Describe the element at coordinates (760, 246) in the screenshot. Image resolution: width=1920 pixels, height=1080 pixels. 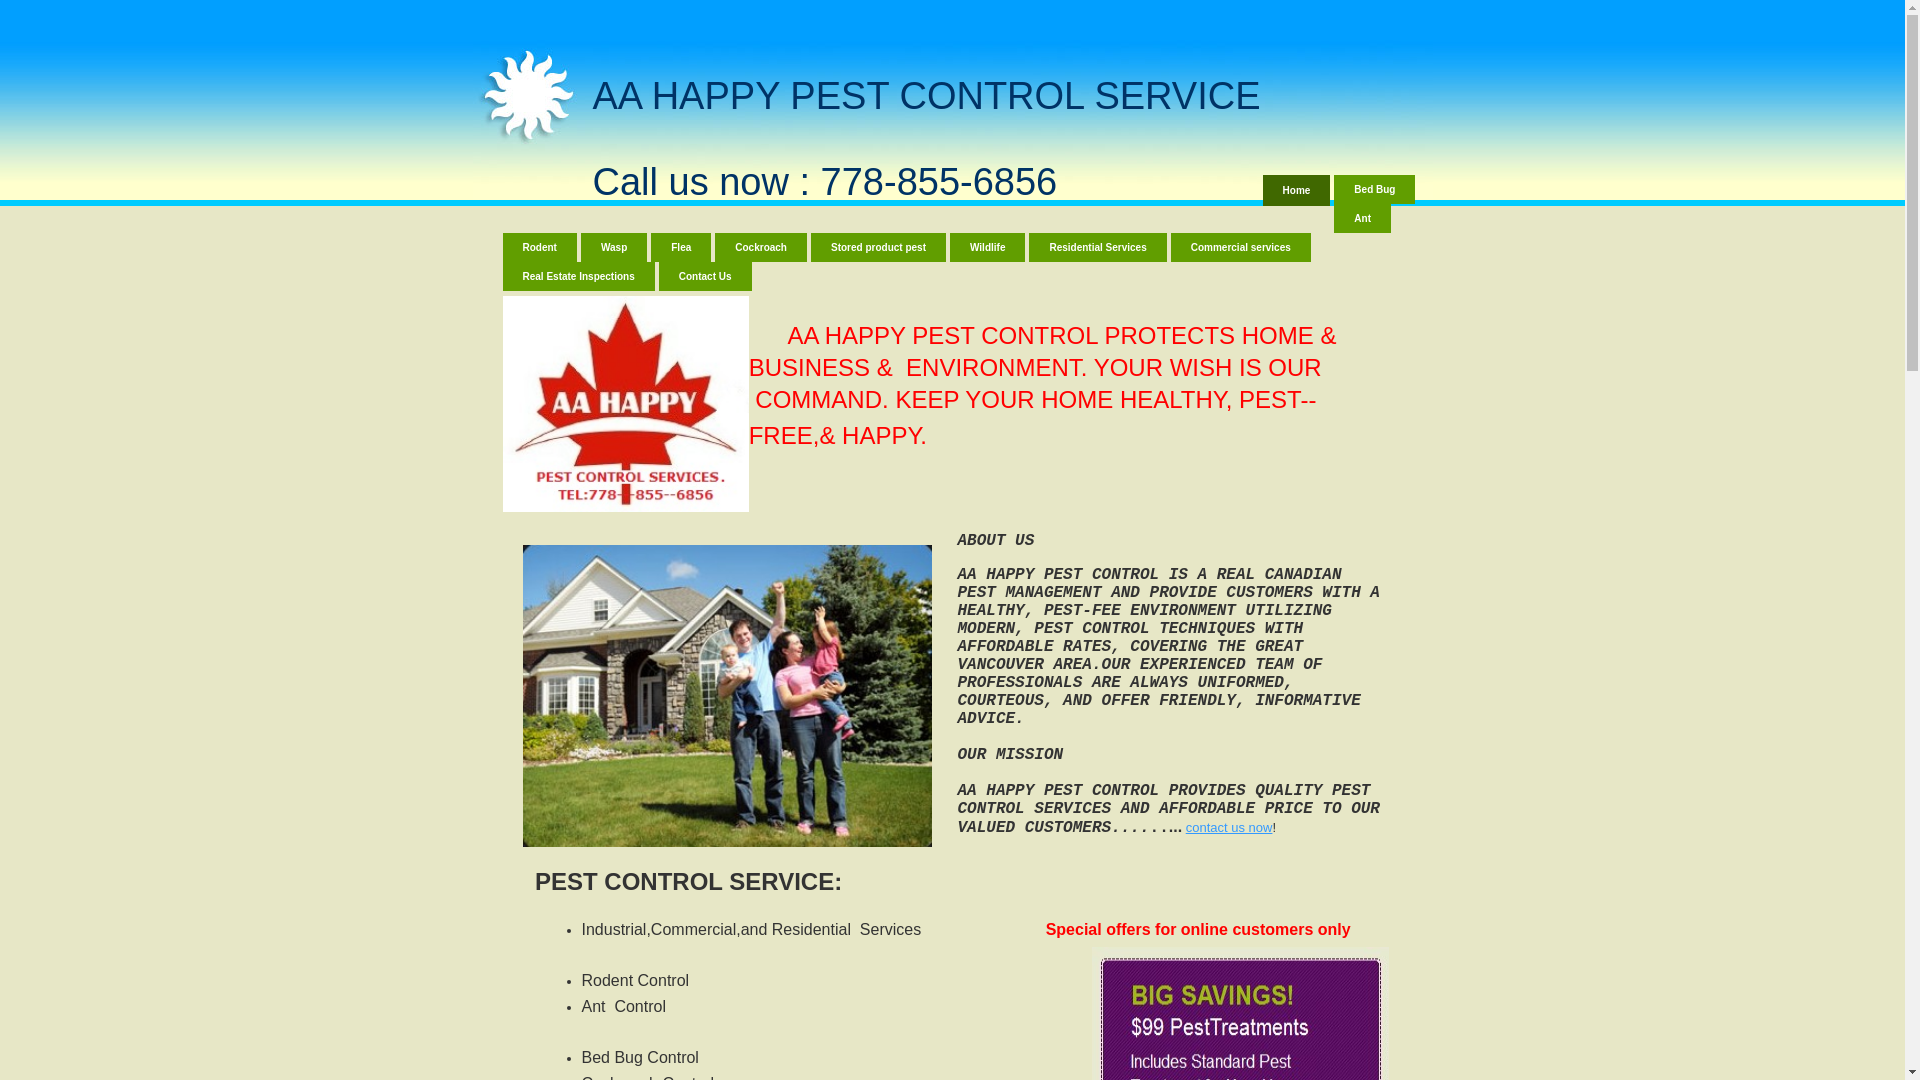
I see `'Cockroach'` at that location.